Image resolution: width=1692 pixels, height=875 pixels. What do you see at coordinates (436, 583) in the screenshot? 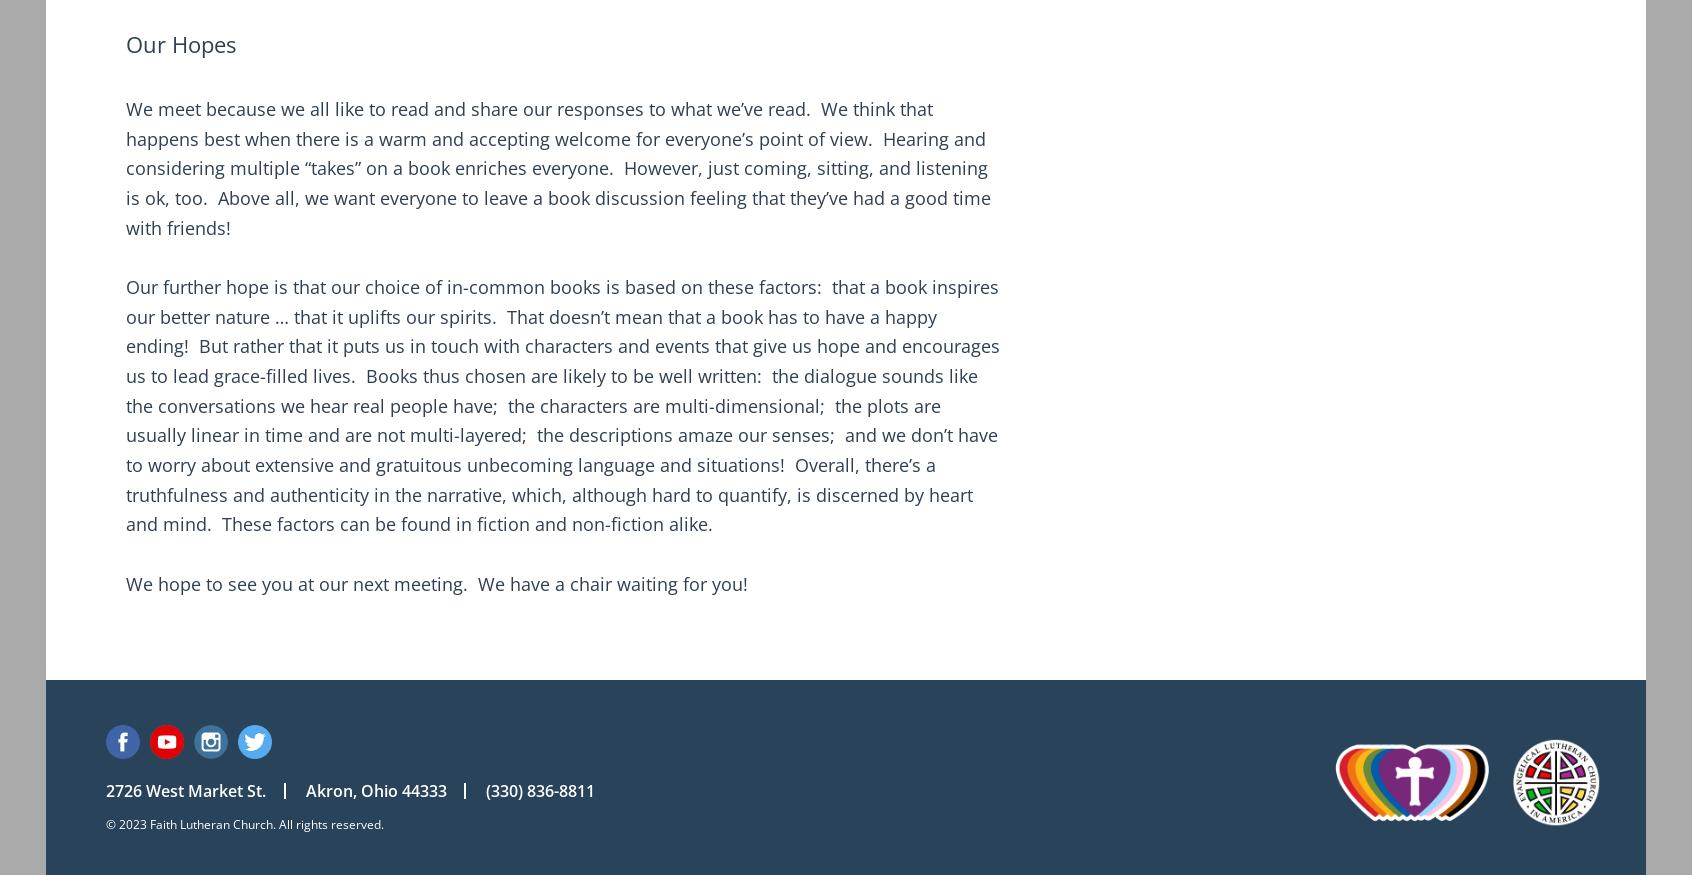
I see `'We hope to see you at our next meeting.  We have a chair waiting for you!'` at bounding box center [436, 583].